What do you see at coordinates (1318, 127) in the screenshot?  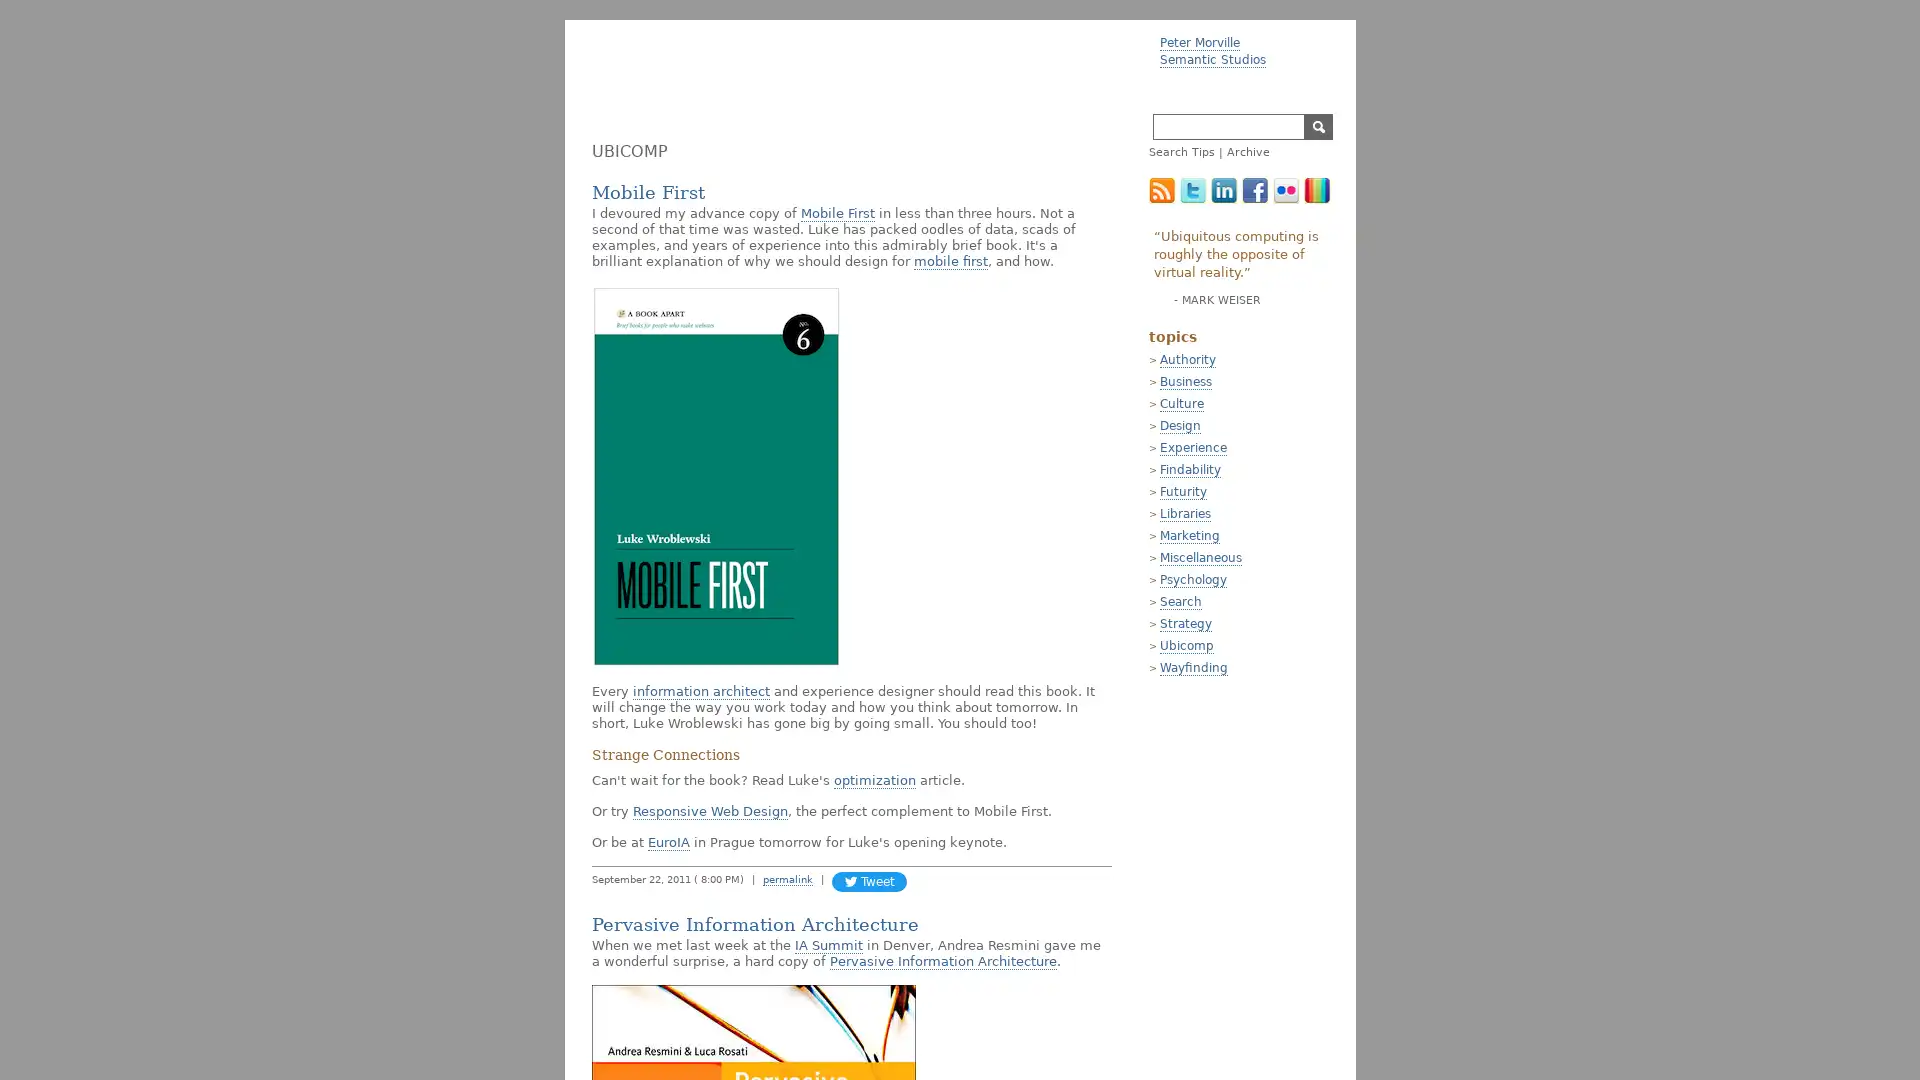 I see `SUBMIT` at bounding box center [1318, 127].